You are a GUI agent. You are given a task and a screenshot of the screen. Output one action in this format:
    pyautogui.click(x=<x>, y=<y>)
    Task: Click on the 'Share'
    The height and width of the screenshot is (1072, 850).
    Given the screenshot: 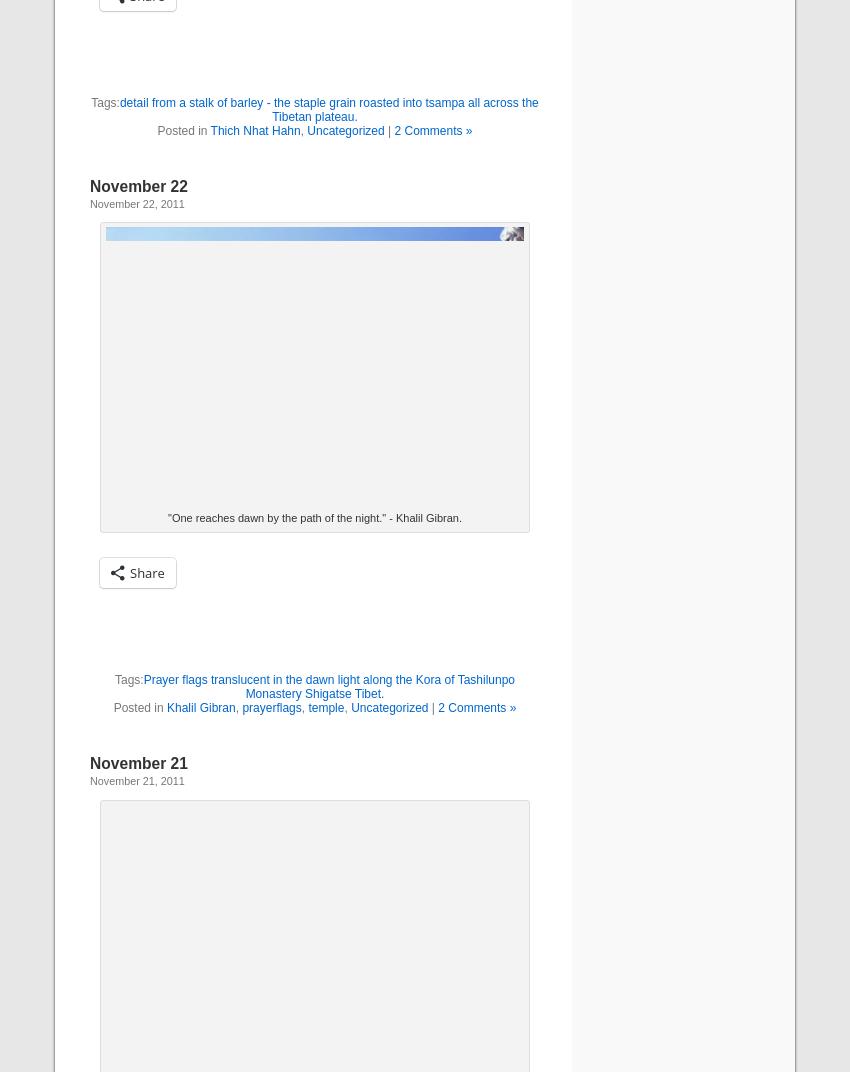 What is the action you would take?
    pyautogui.click(x=146, y=571)
    